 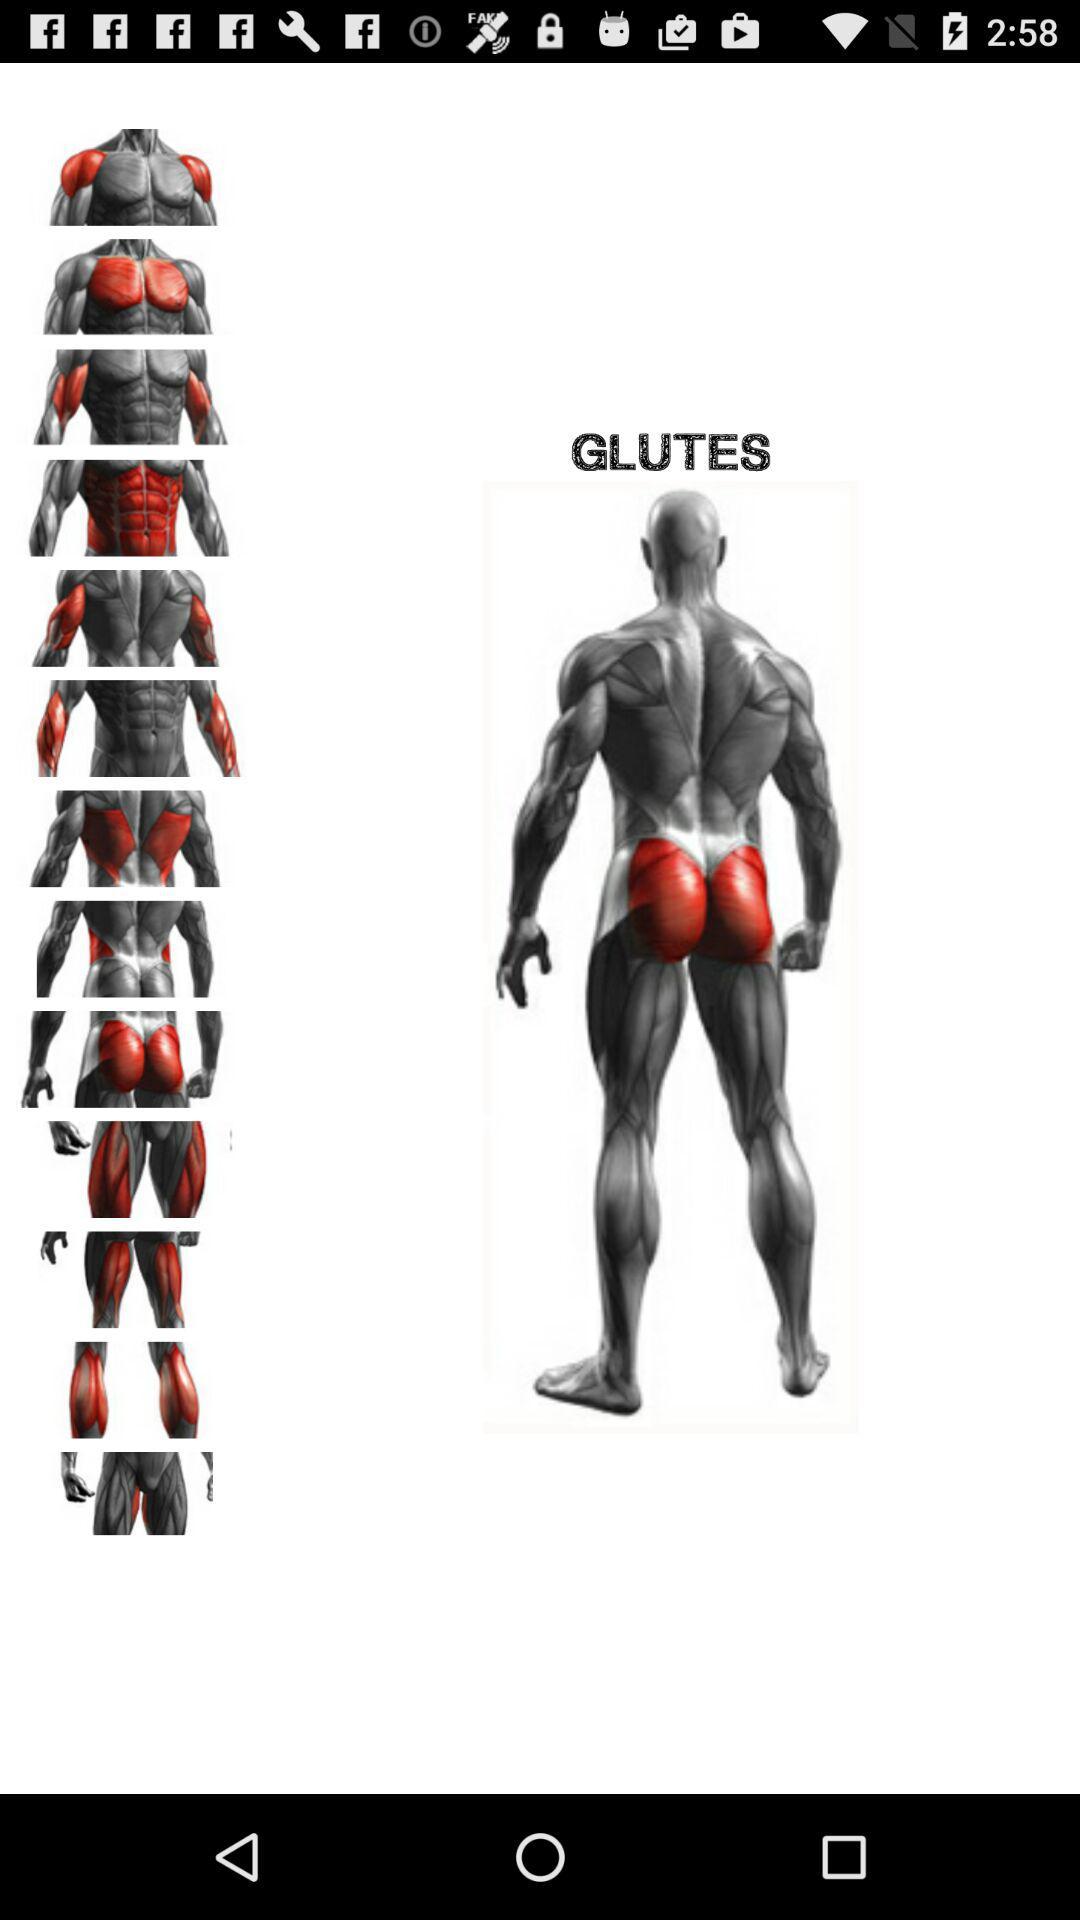 What do you see at coordinates (131, 1493) in the screenshot?
I see `change the view of body part` at bounding box center [131, 1493].